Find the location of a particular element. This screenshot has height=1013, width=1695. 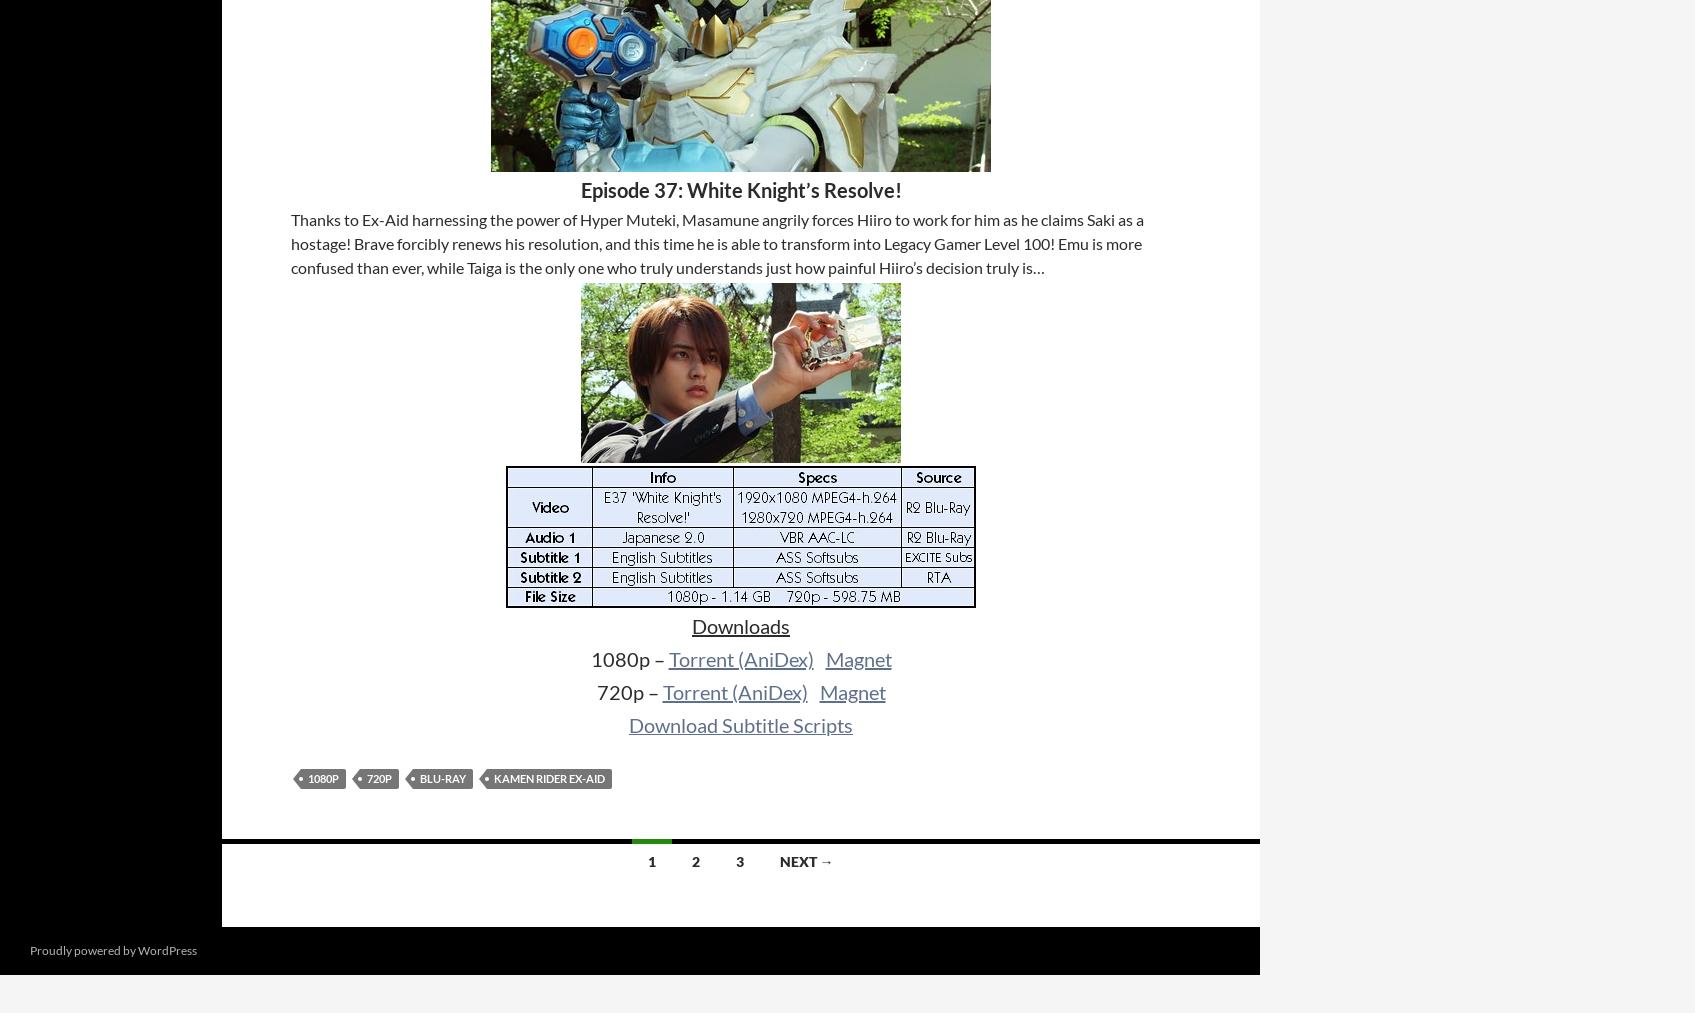

'Proudly powered by WordPress' is located at coordinates (112, 950).